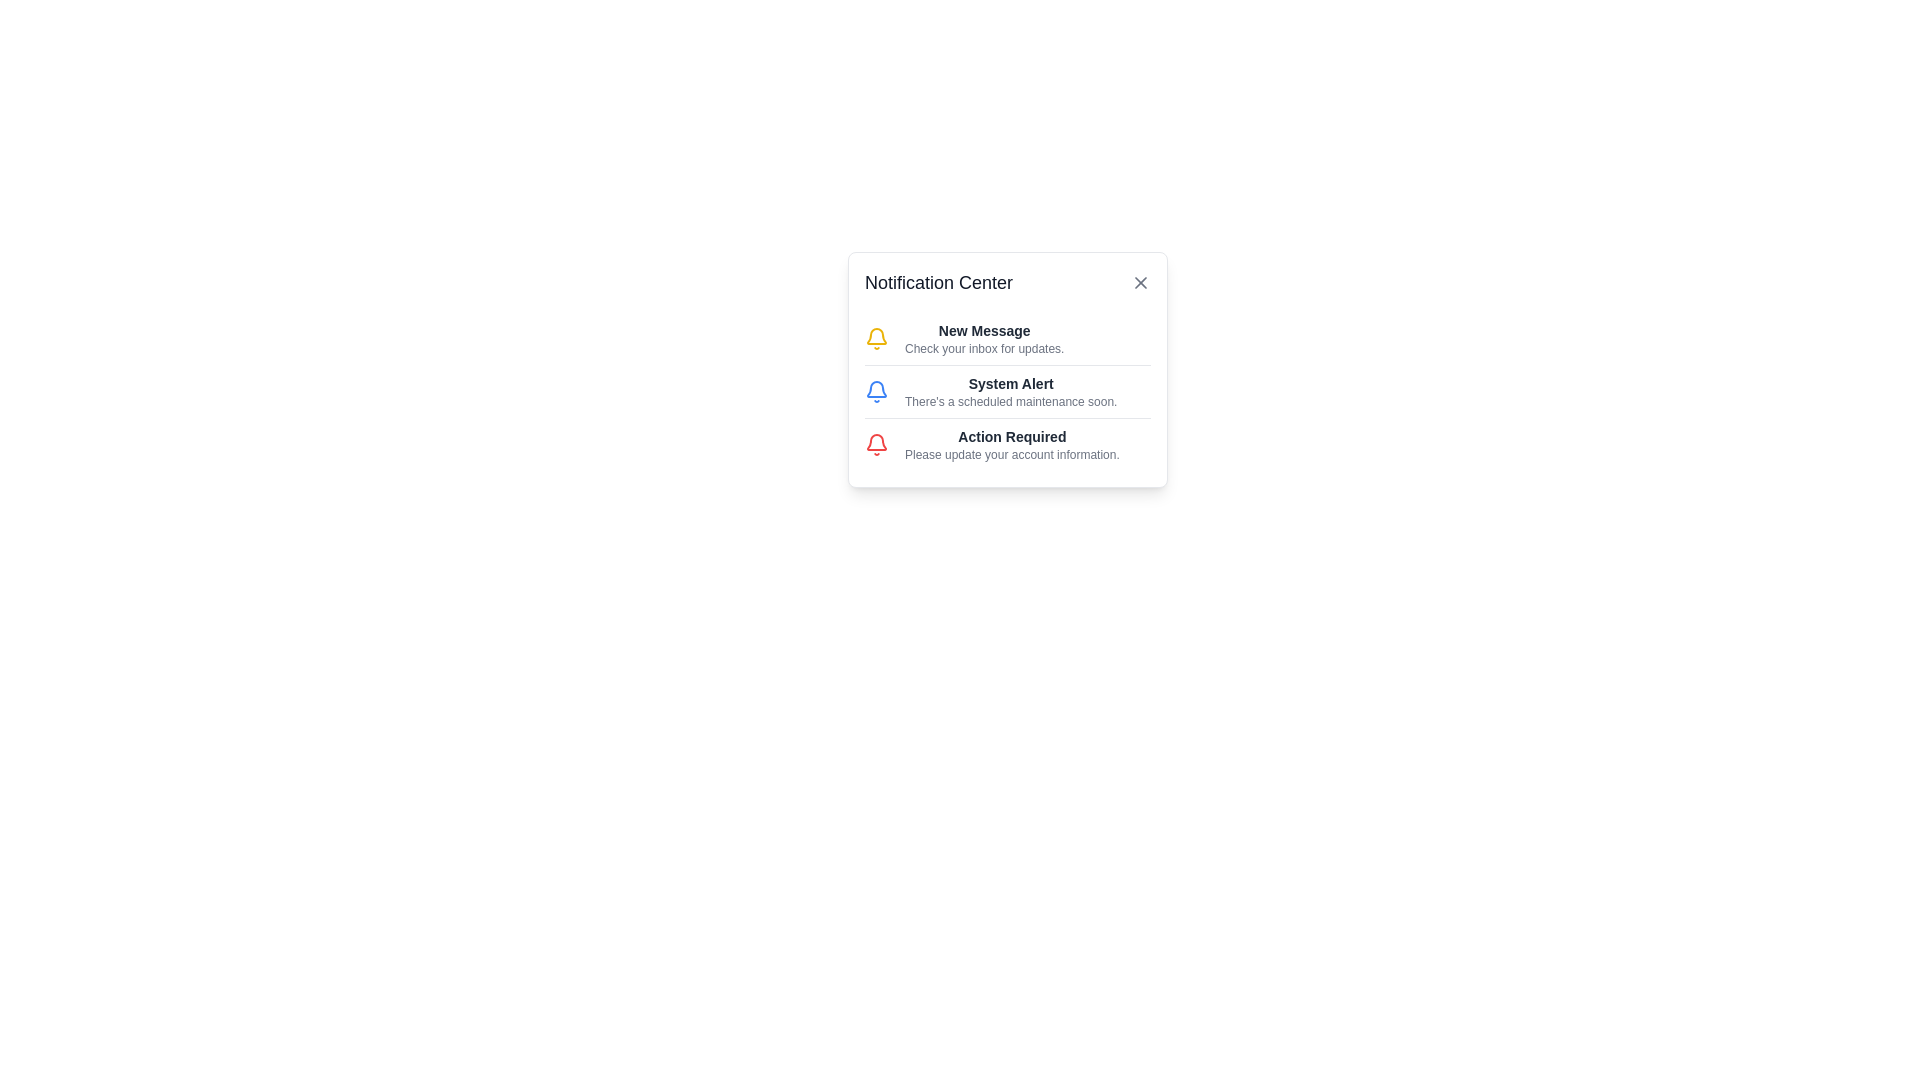 The image size is (1920, 1080). Describe the element at coordinates (1008, 443) in the screenshot. I see `the third notification card in the Notification Center that requests an update to account information` at that location.